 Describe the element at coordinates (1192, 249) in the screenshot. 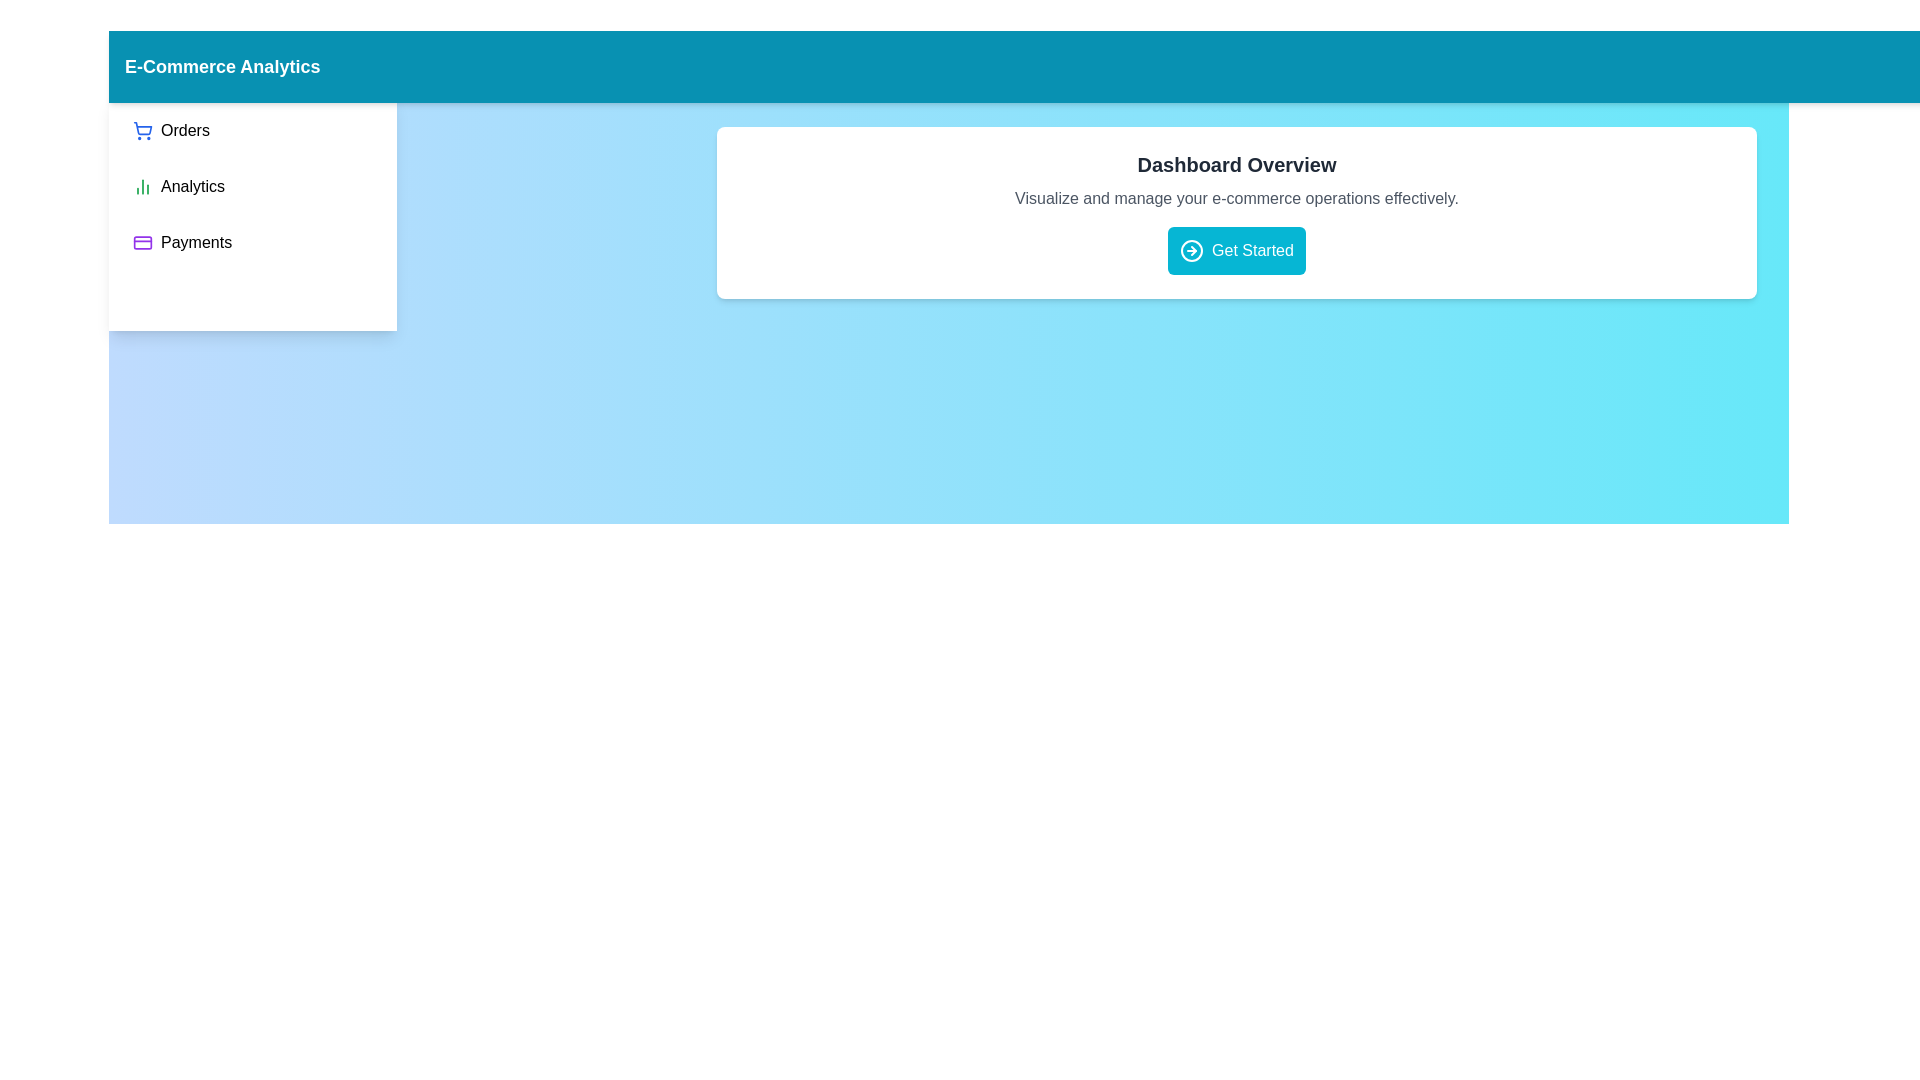

I see `the circular SVG graphical element located in the center of the 'Get Started' button on the 'Dashboard Overview' card` at that location.